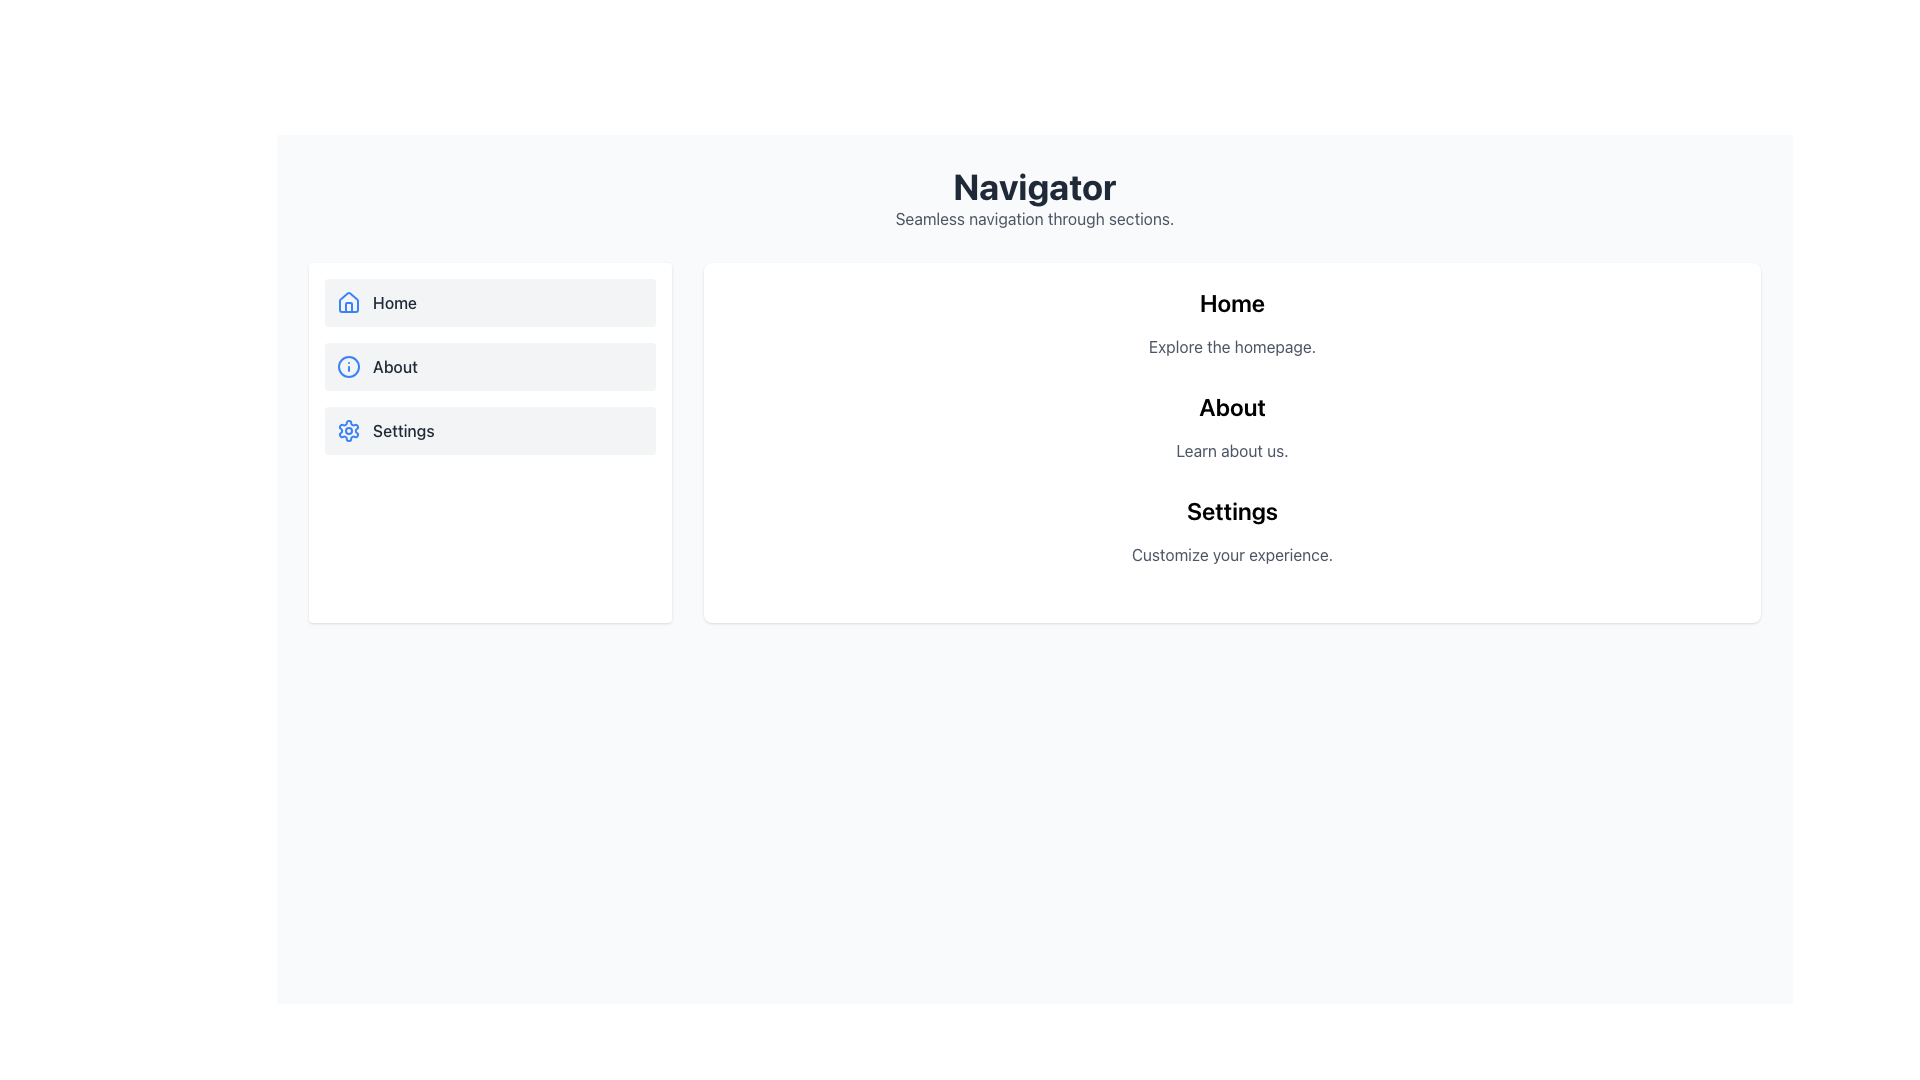 The height and width of the screenshot is (1080, 1920). I want to click on the header and description area for the 'Home' section located in the right-hand panel, below the title 'Navigator.', so click(1231, 322).